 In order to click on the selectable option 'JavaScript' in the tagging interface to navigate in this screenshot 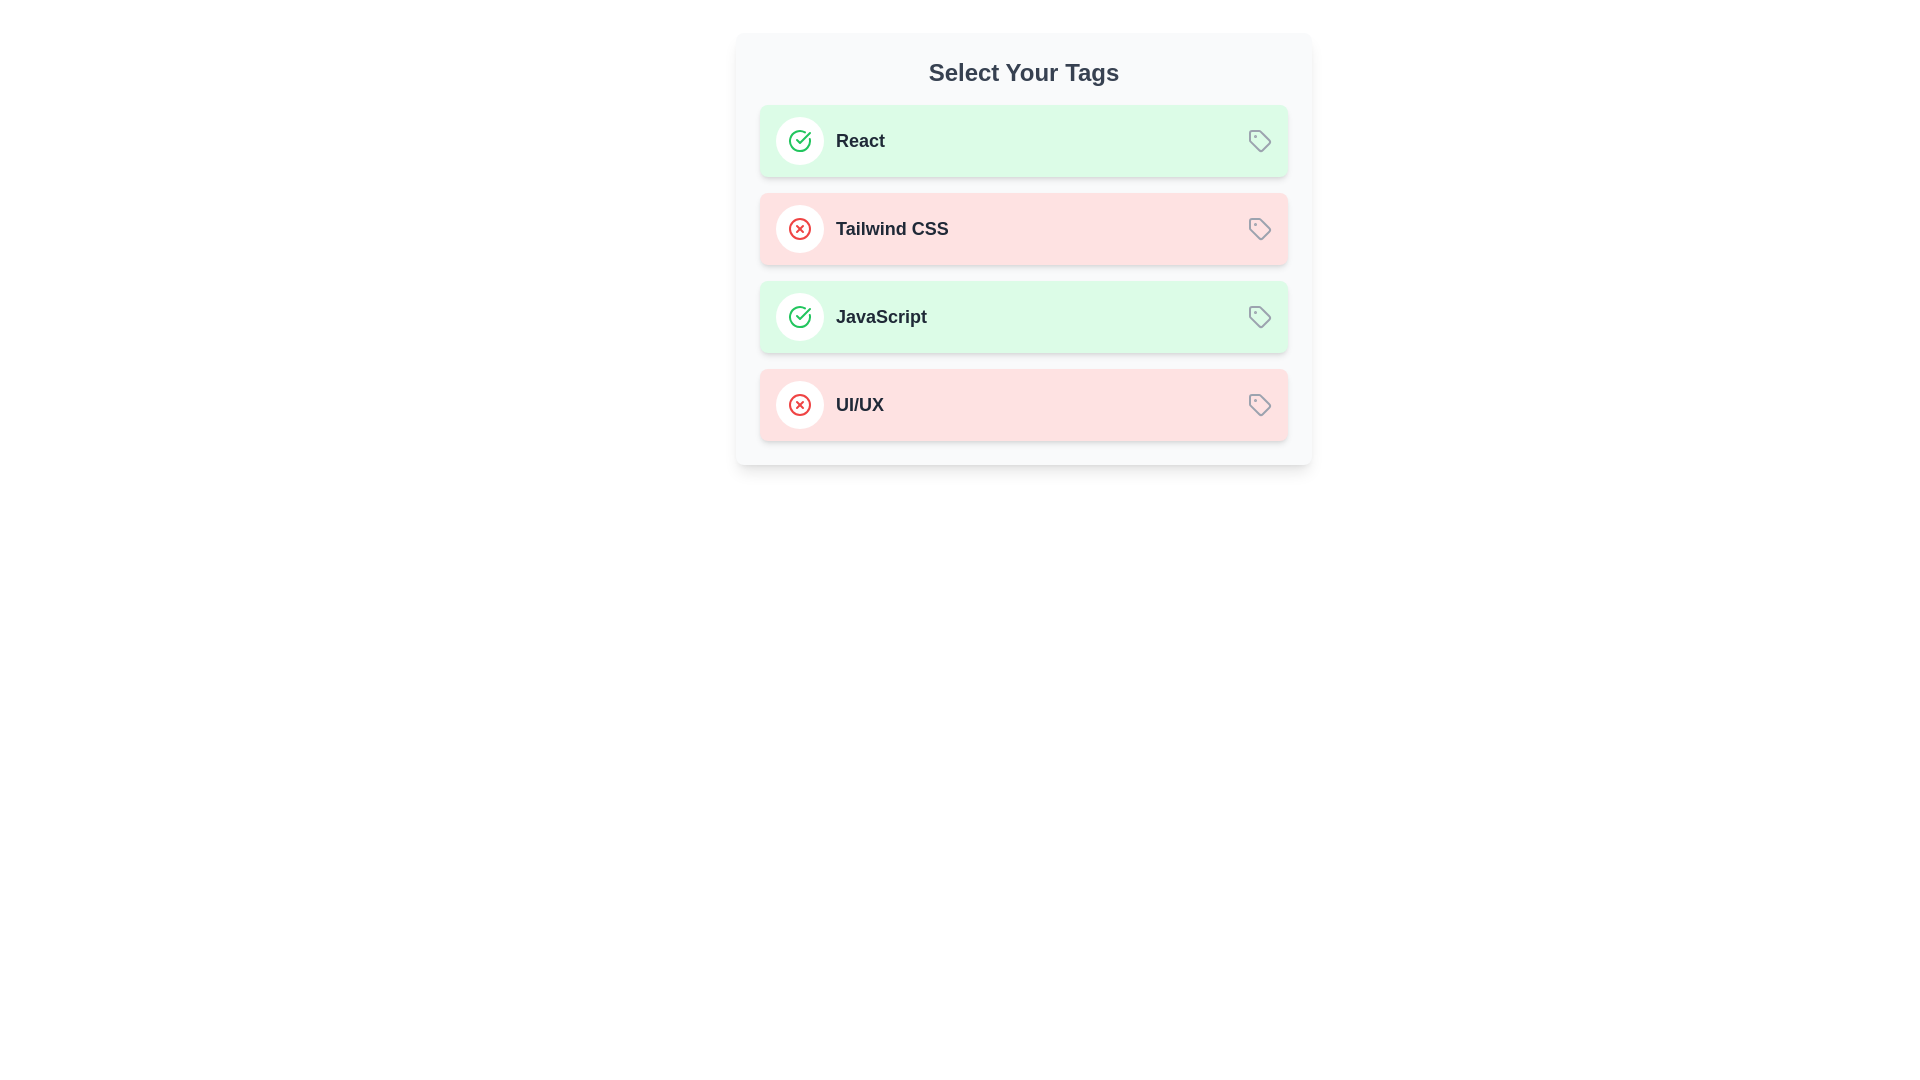, I will do `click(851, 315)`.